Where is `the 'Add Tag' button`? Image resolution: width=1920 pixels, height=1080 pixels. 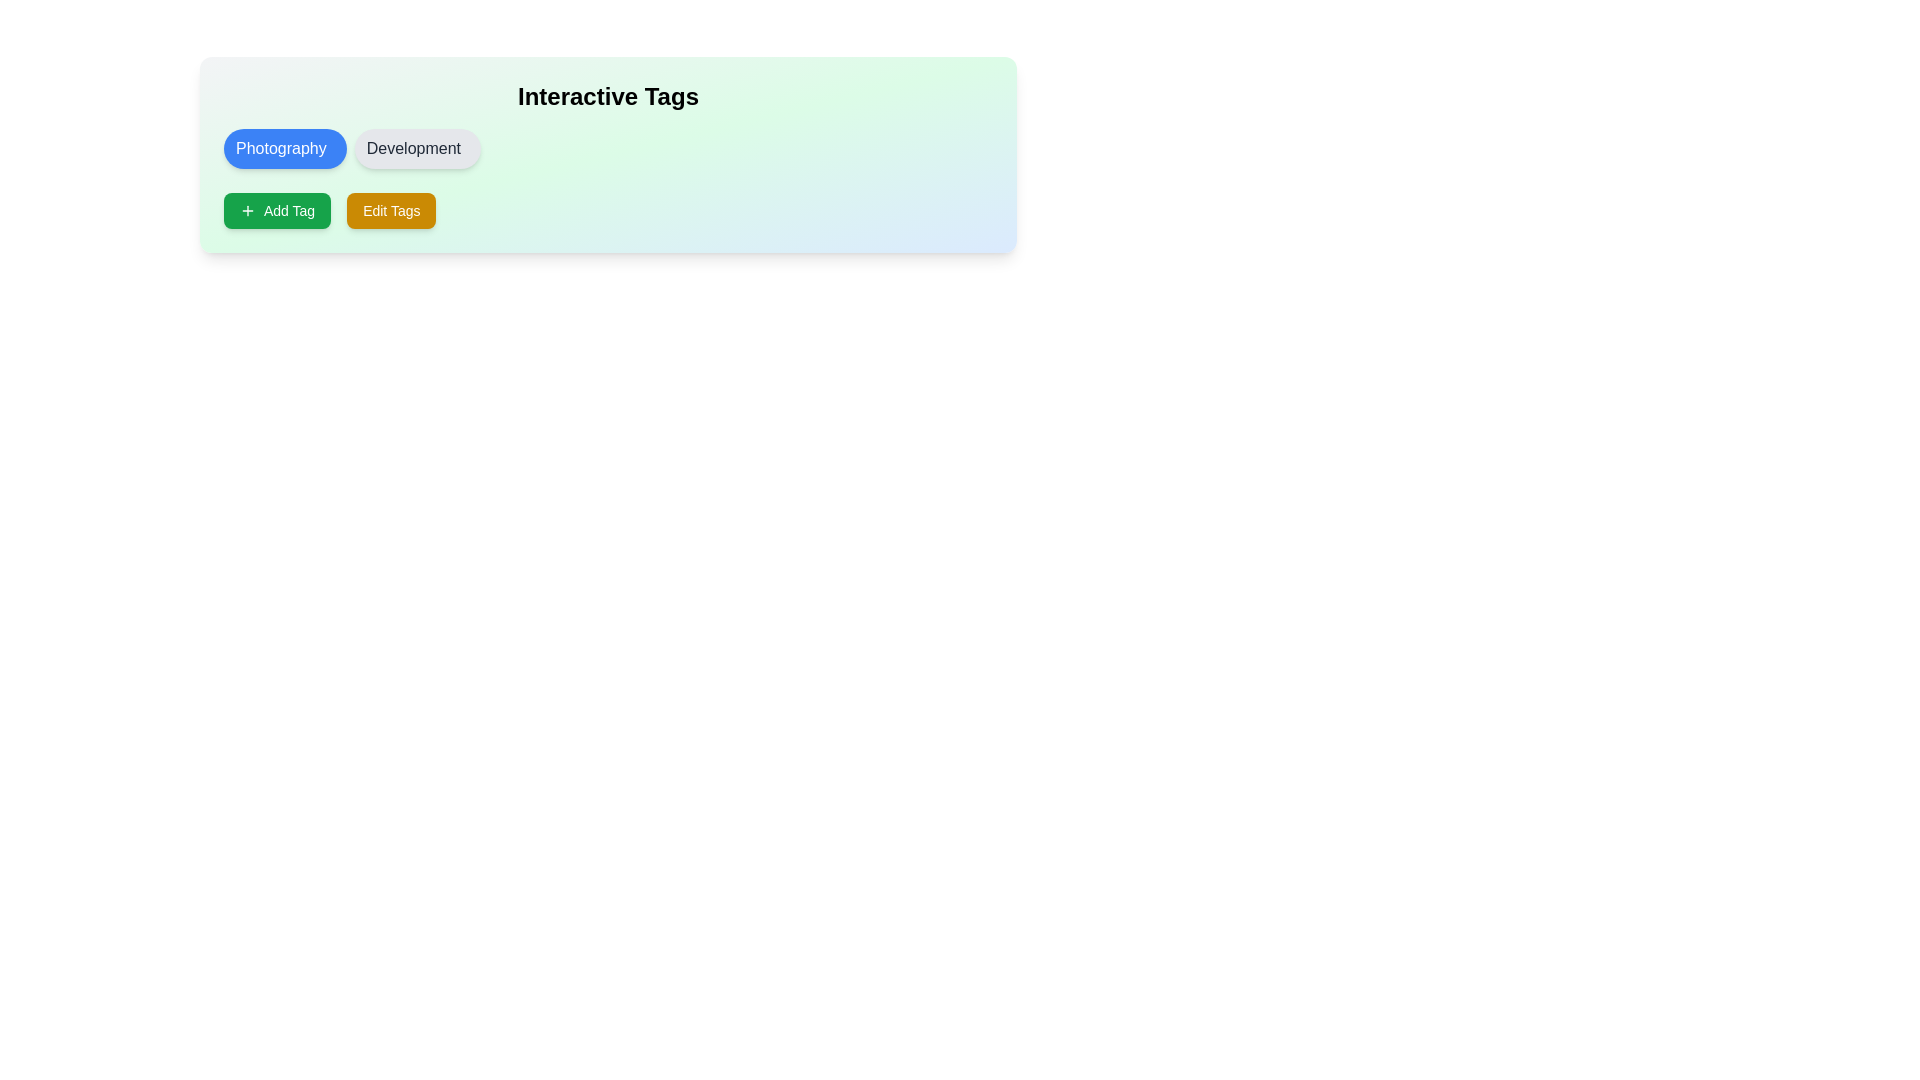 the 'Add Tag' button is located at coordinates (276, 211).